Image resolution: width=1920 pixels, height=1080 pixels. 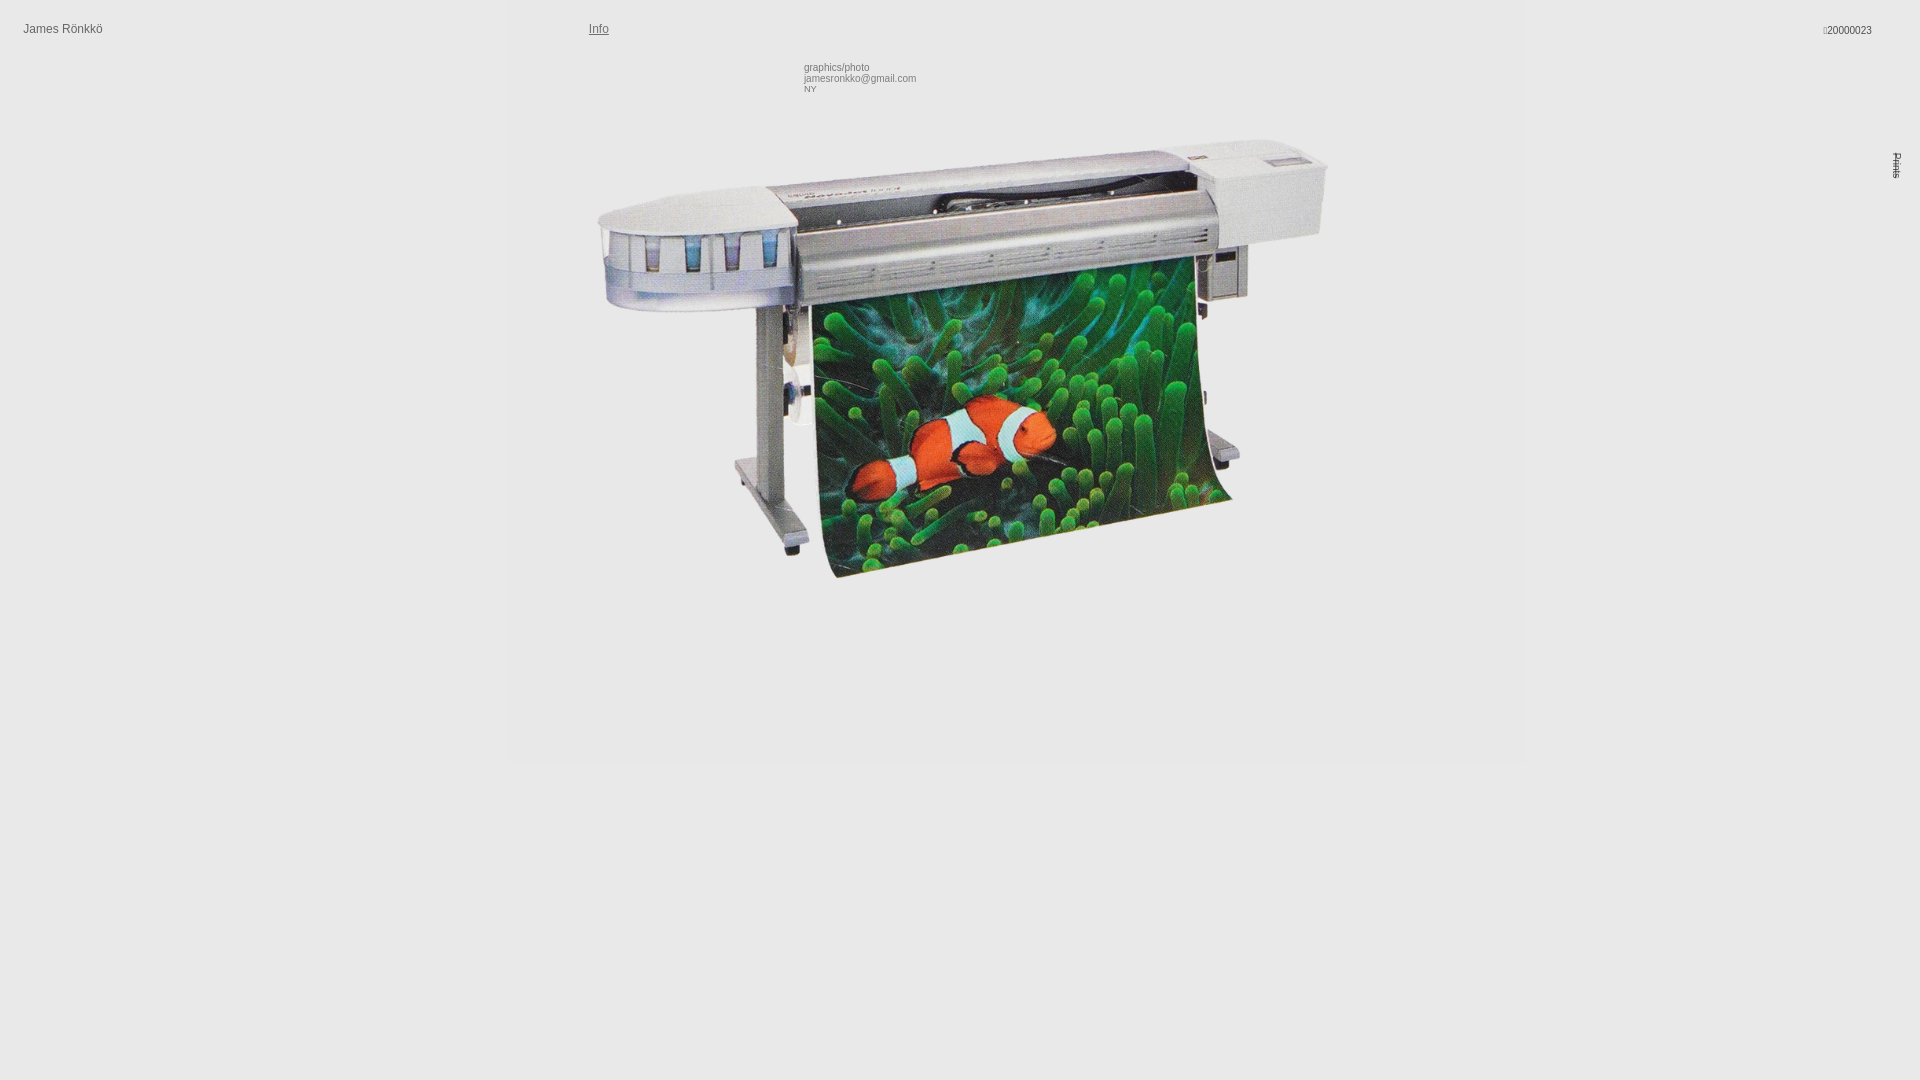 I want to click on 'jamesronkko@gmail.com', so click(x=859, y=77).